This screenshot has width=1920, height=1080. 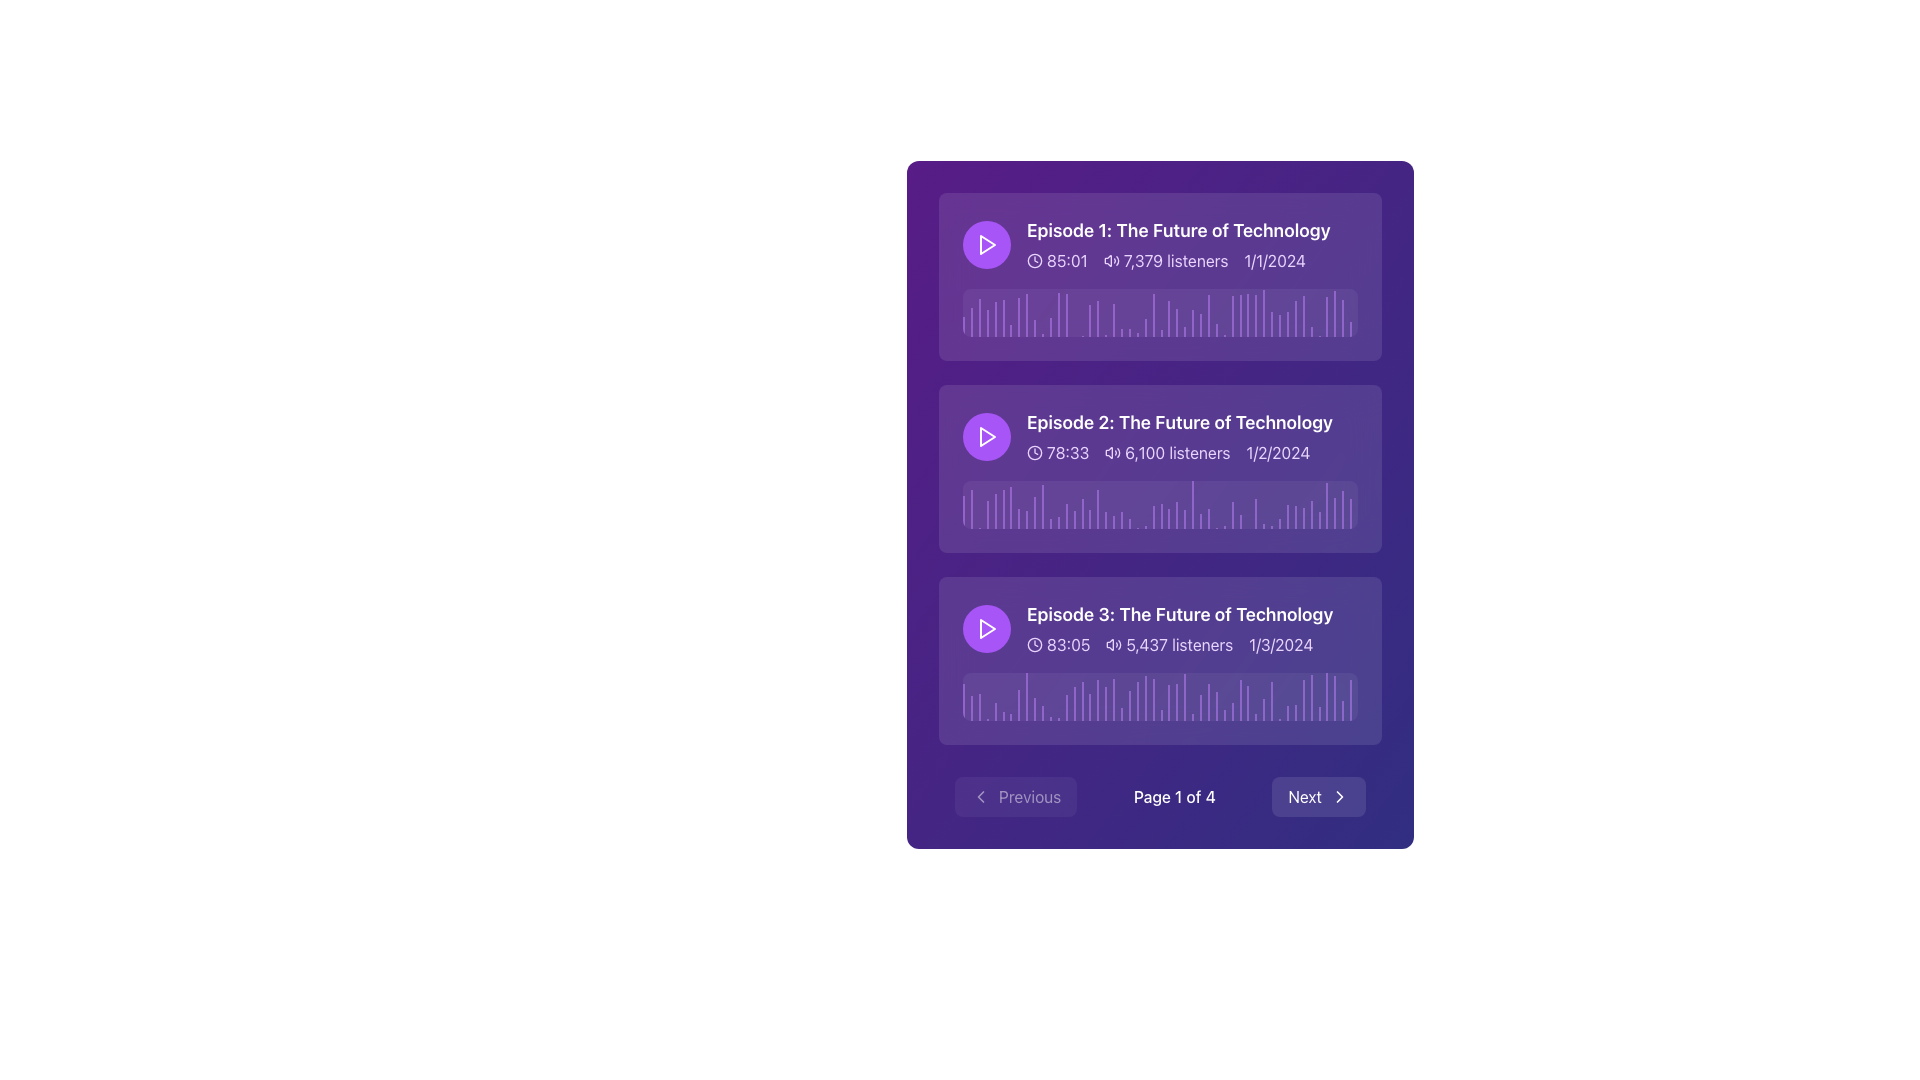 I want to click on the 16th vertical purple sound wave bar in the graphical waveform area of the third podcast entry, so click(x=1081, y=700).